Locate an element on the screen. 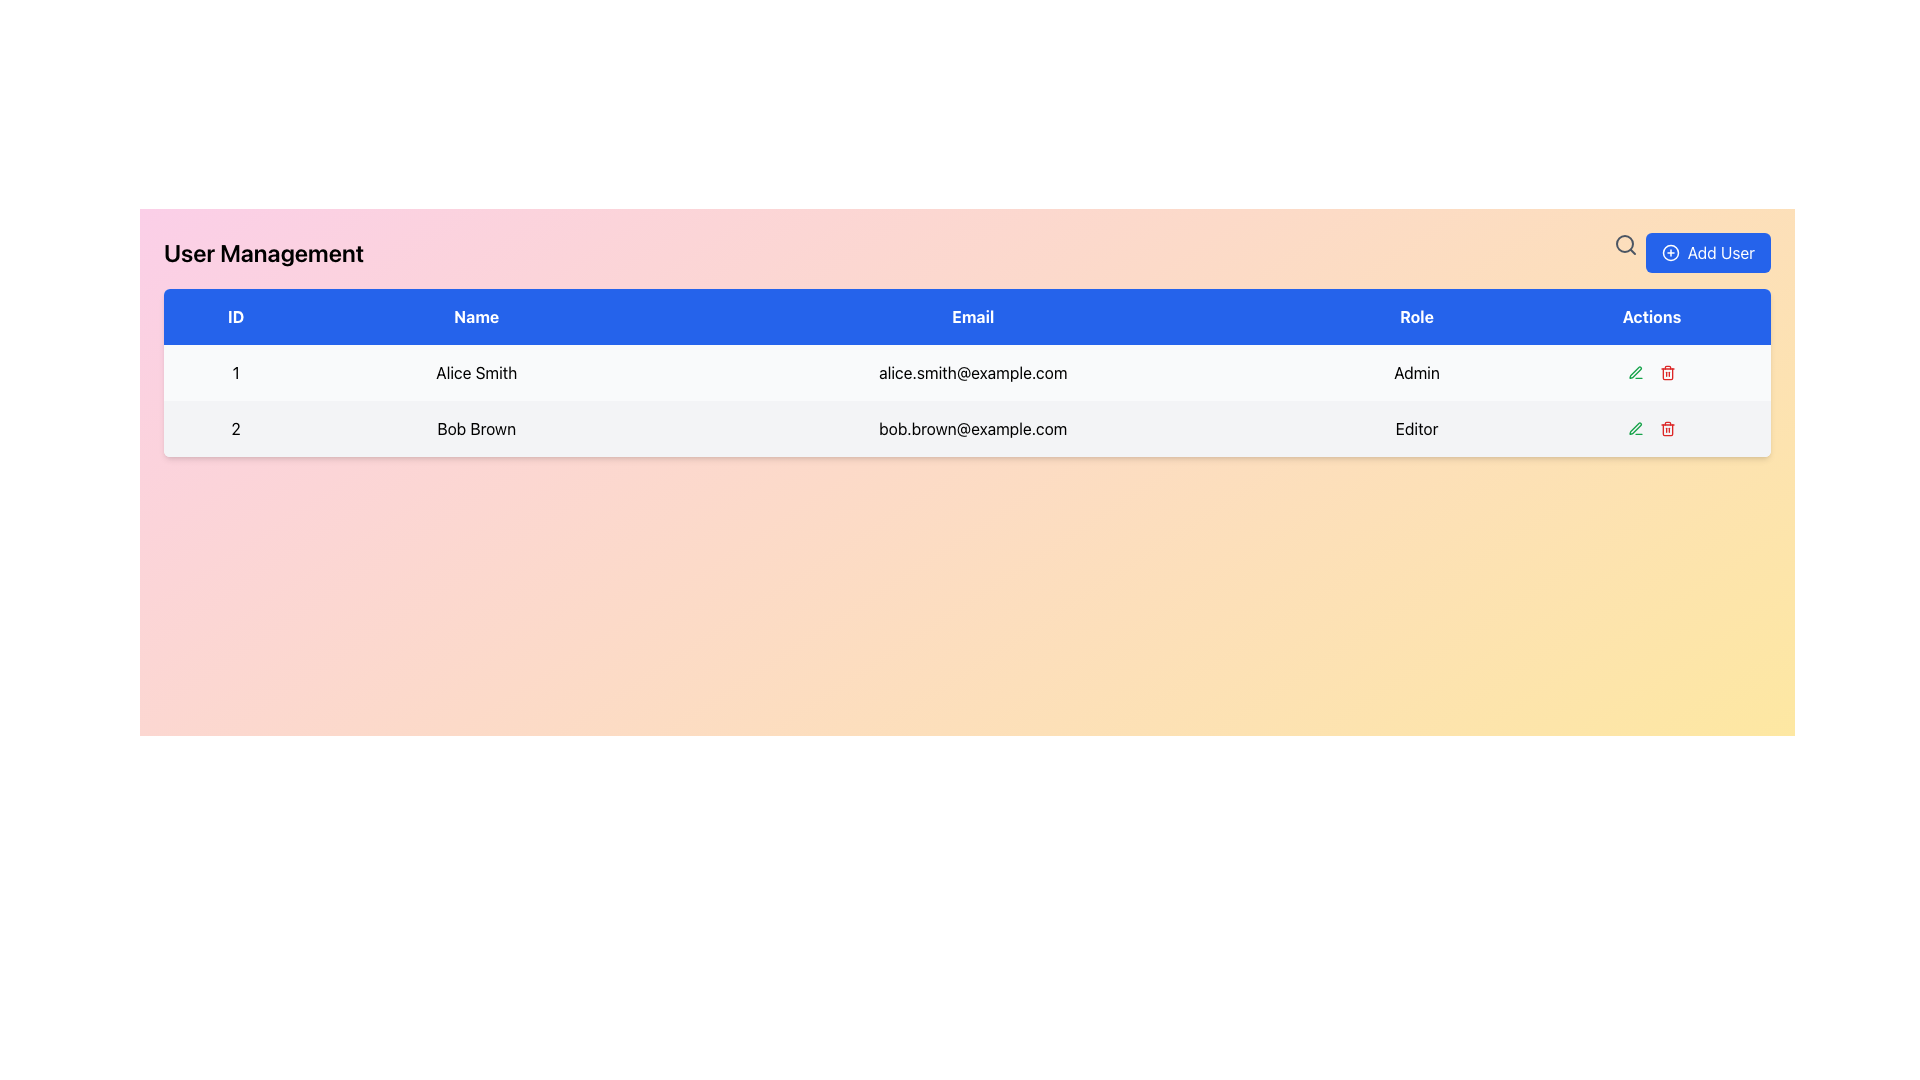 Image resolution: width=1920 pixels, height=1080 pixels. the delete icon button located in the 'Actions' column of the second row in the user management table to initiate deletion is located at coordinates (1667, 427).